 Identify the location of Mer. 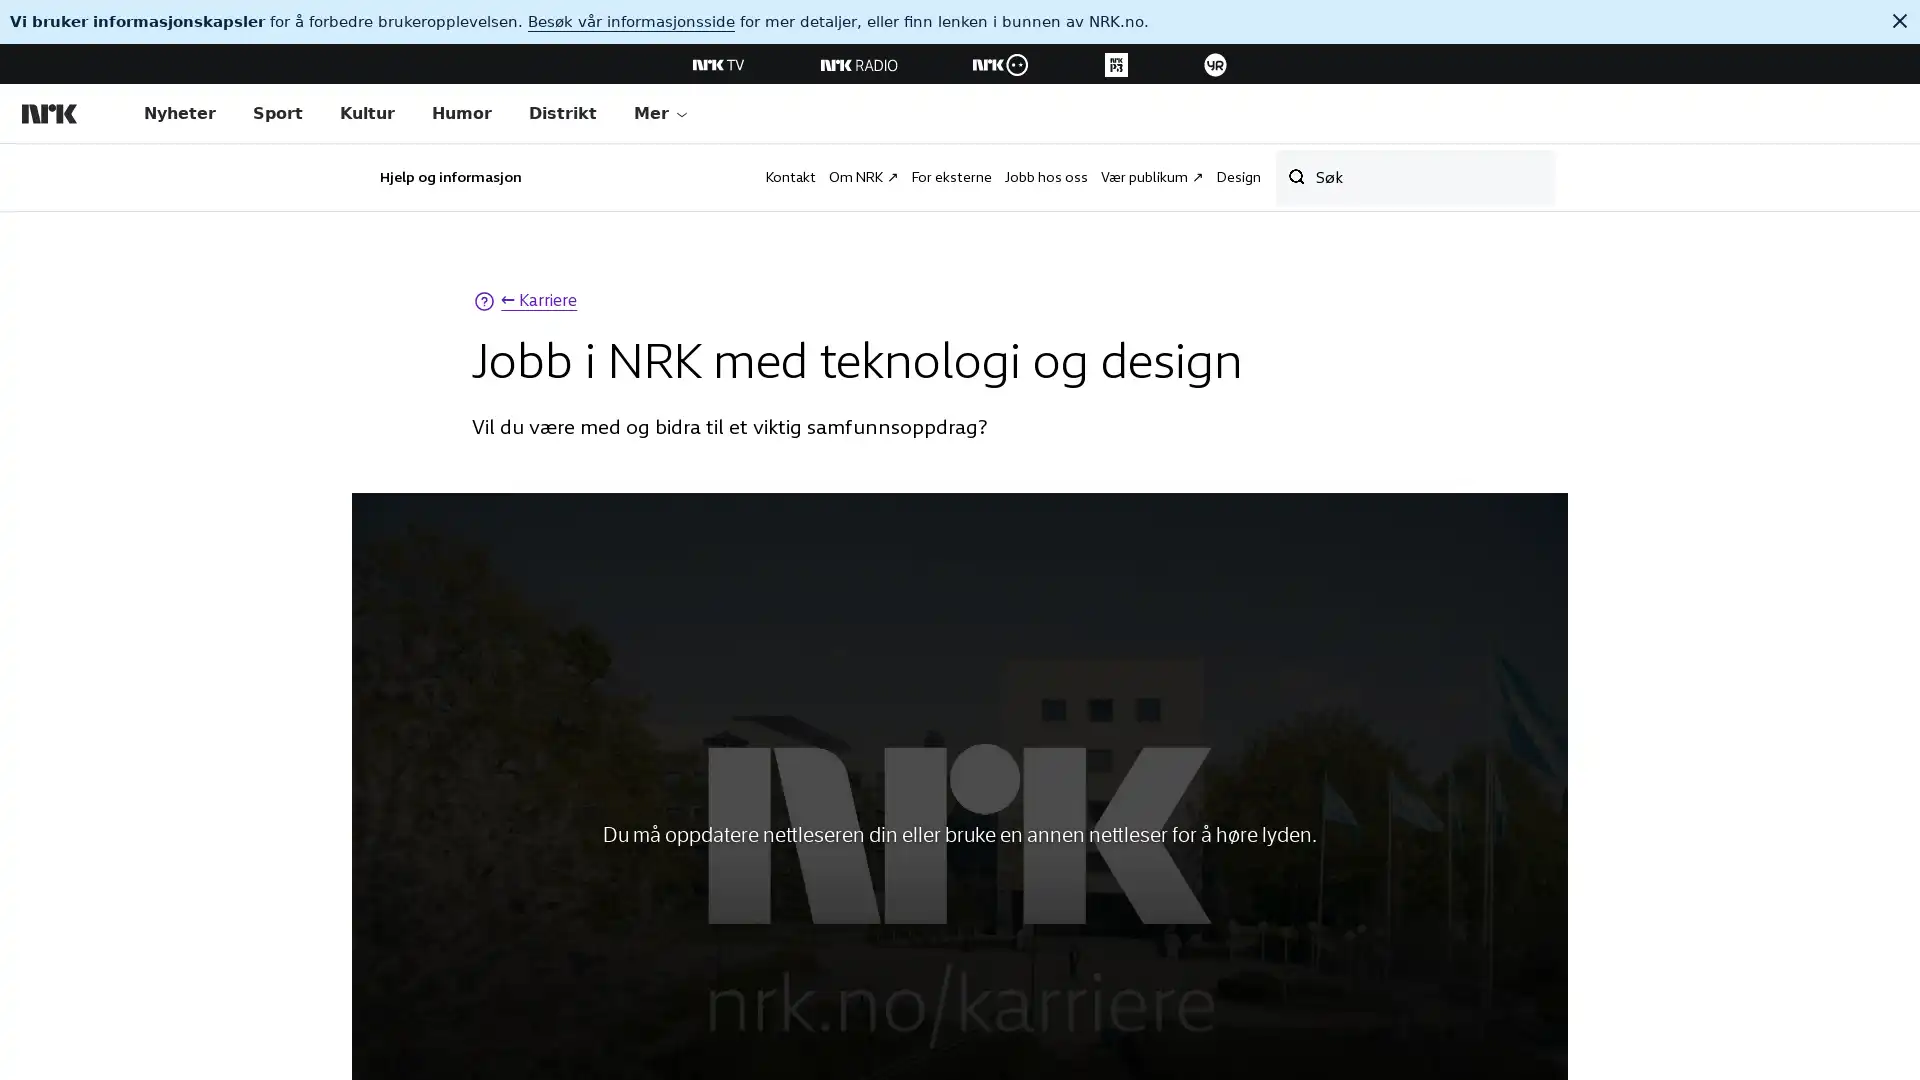
(661, 114).